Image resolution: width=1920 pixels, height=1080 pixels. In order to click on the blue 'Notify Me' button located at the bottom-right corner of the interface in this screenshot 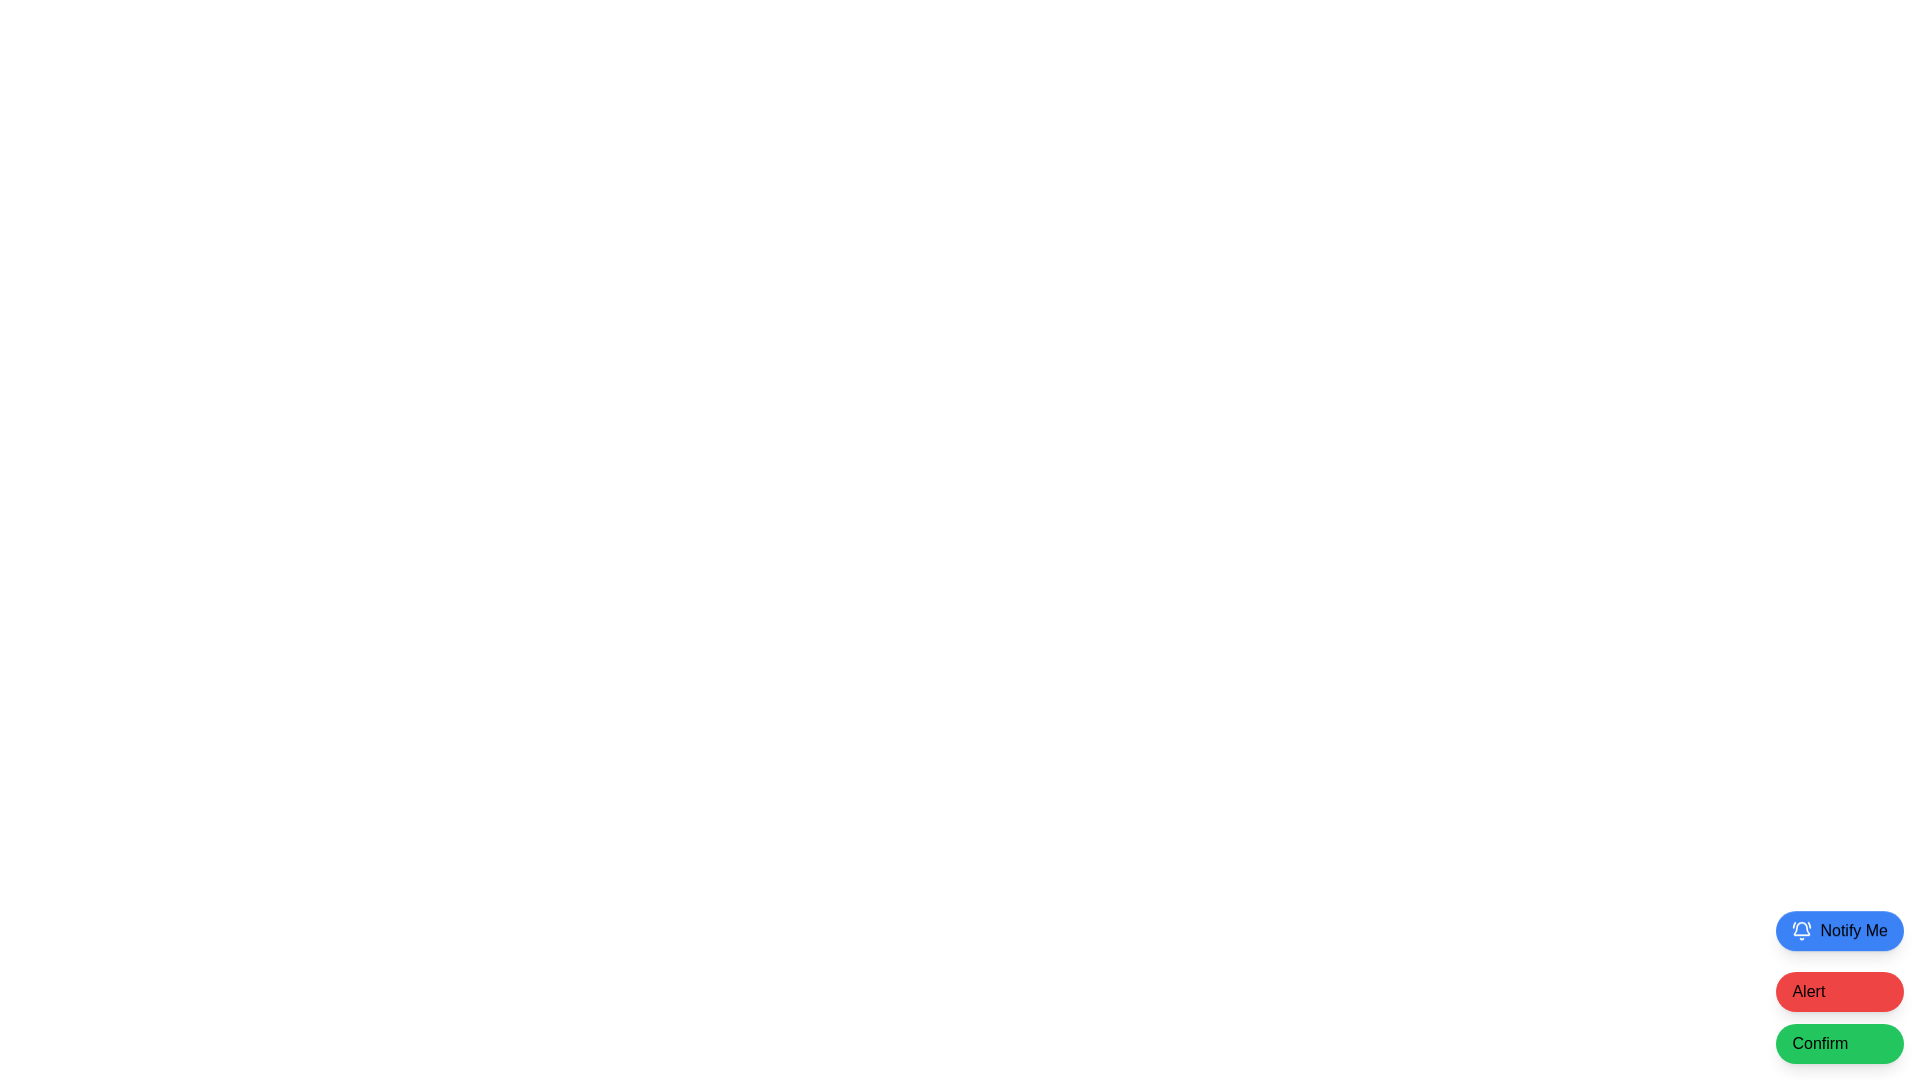, I will do `click(1840, 936)`.